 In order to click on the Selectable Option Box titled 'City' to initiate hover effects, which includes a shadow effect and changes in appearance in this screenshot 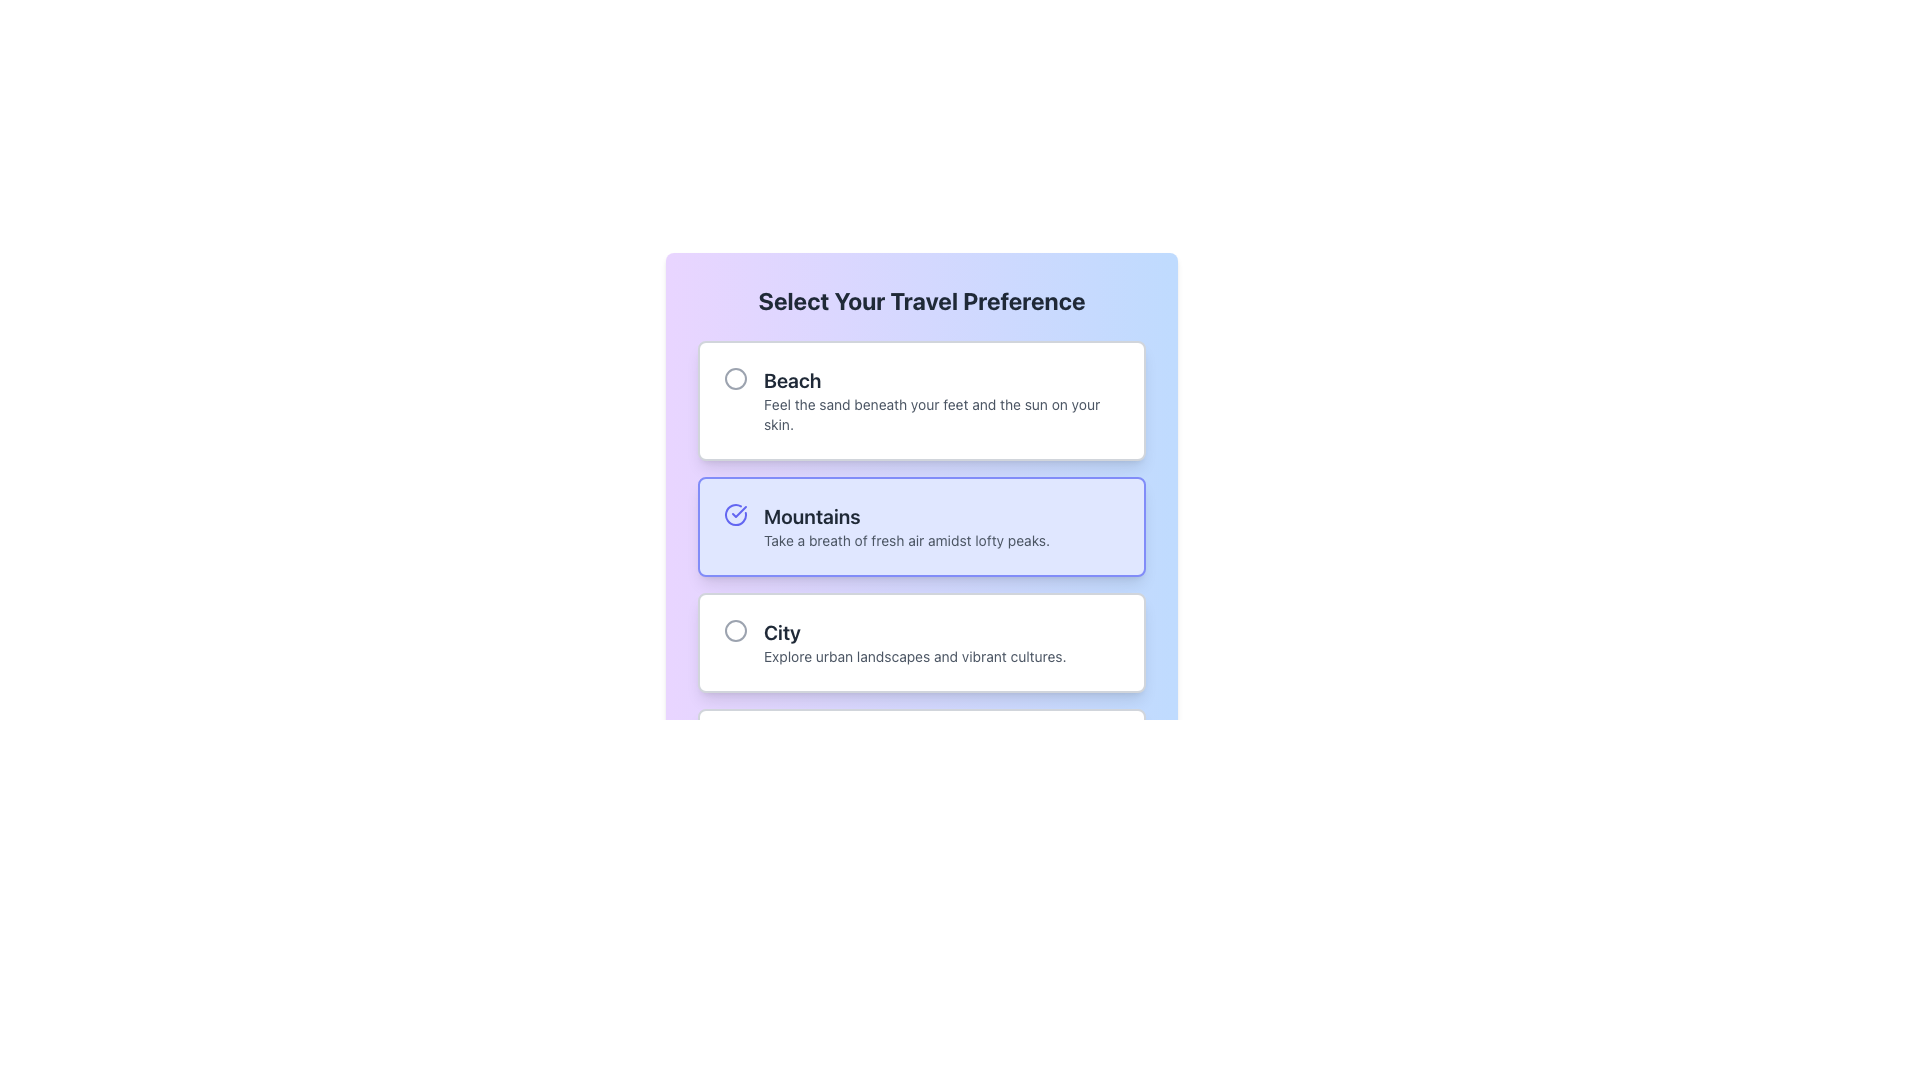, I will do `click(920, 643)`.